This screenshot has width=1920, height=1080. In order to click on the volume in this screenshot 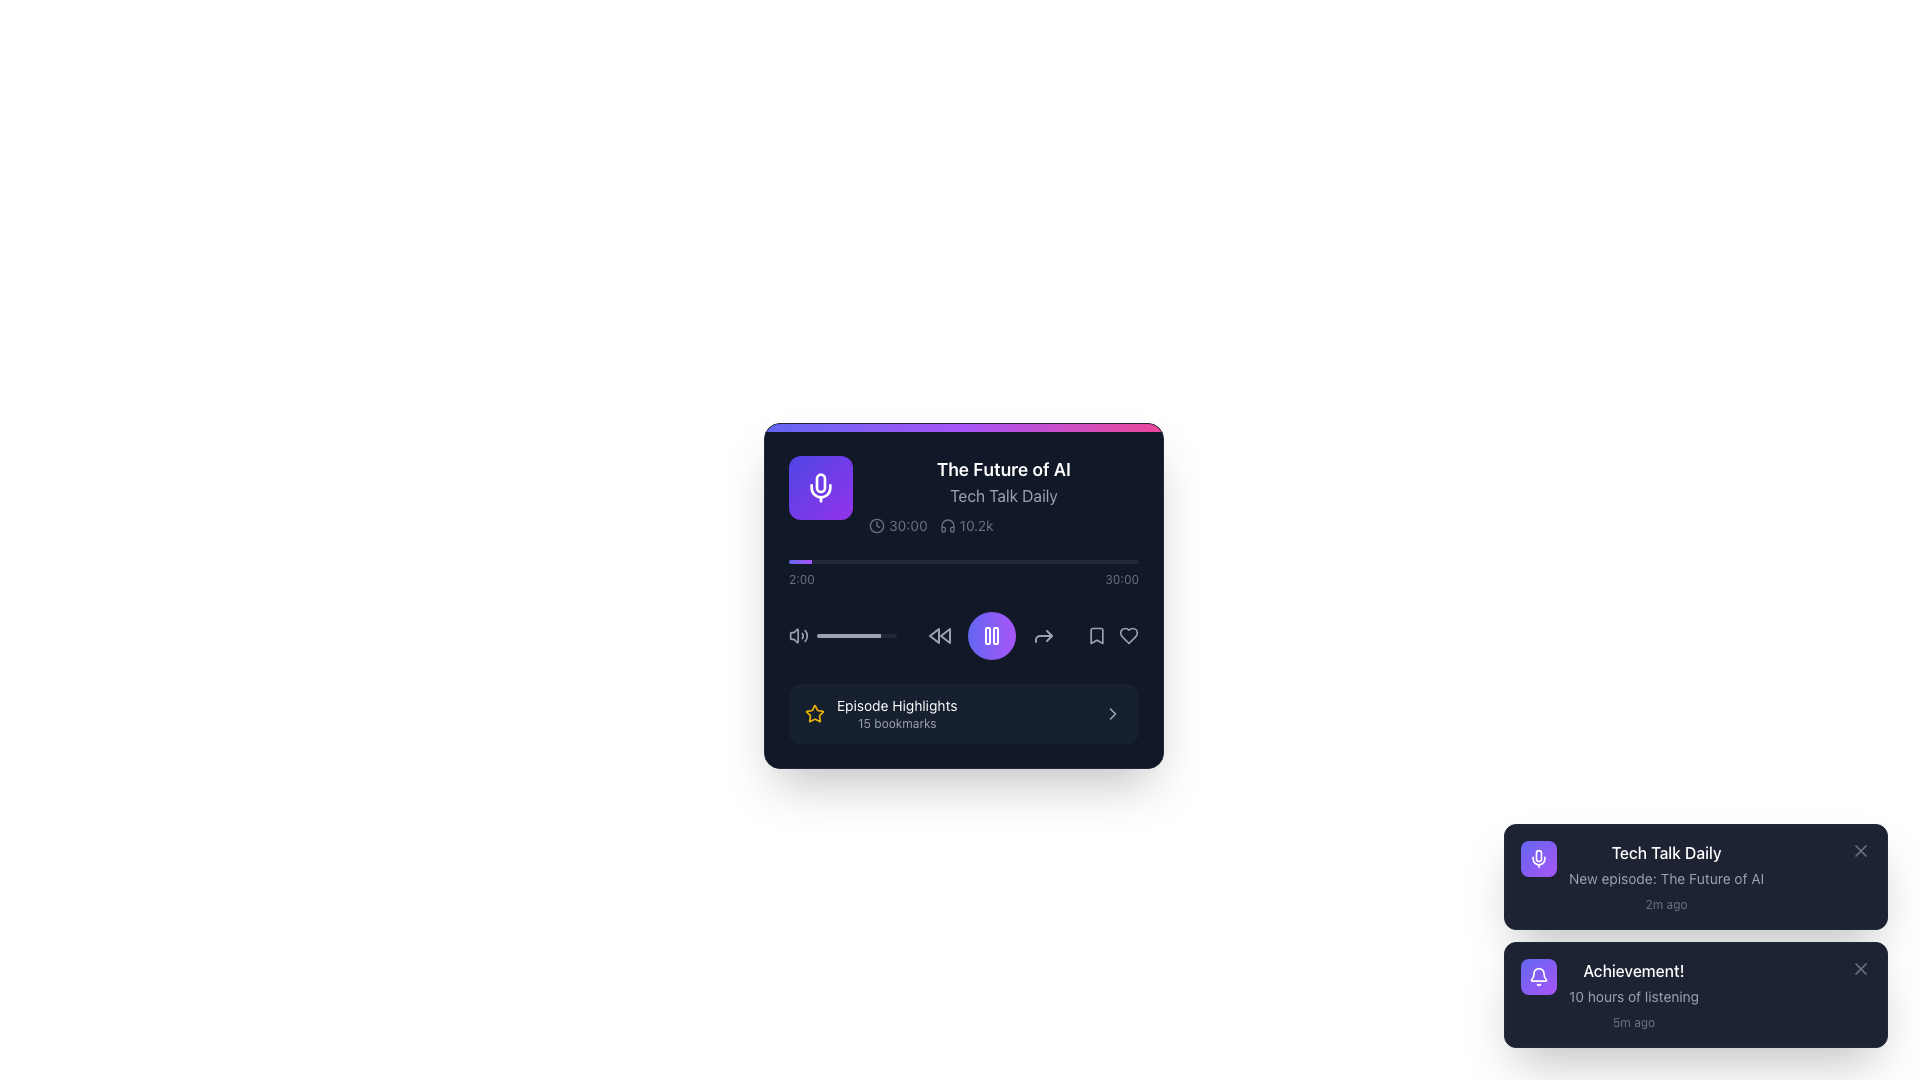, I will do `click(854, 636)`.